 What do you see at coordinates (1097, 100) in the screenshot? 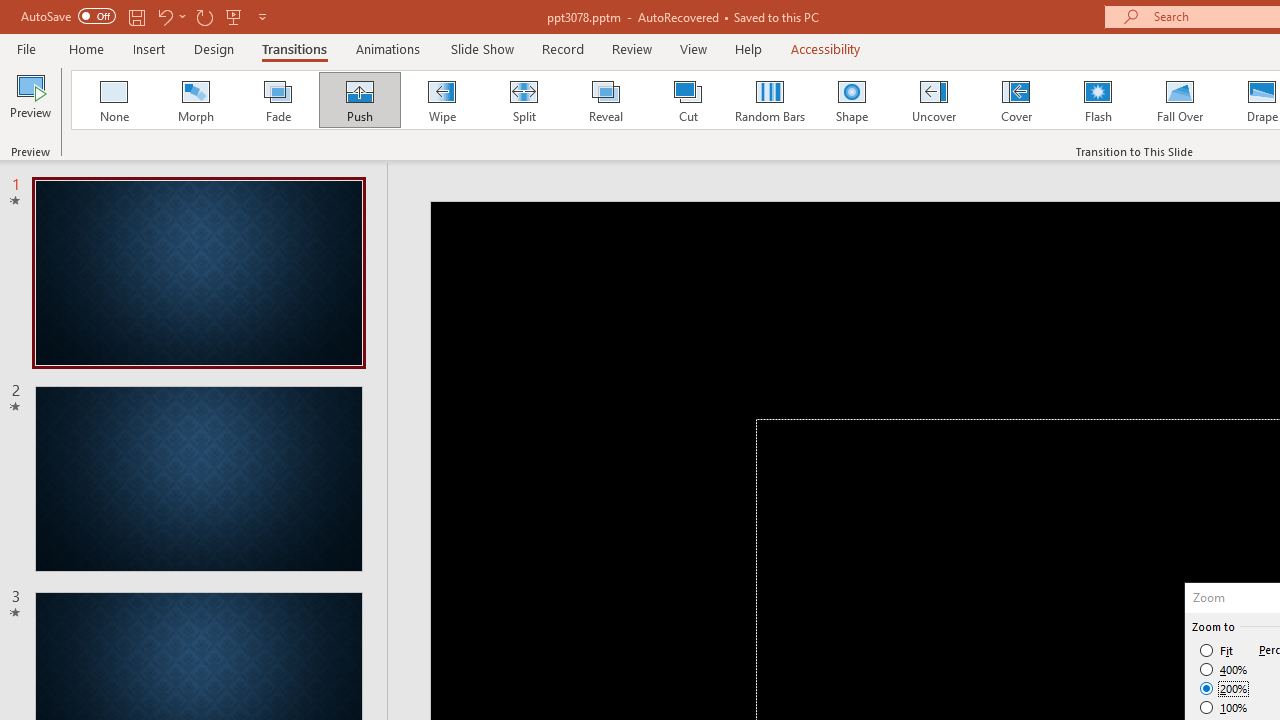
I see `'Flash'` at bounding box center [1097, 100].